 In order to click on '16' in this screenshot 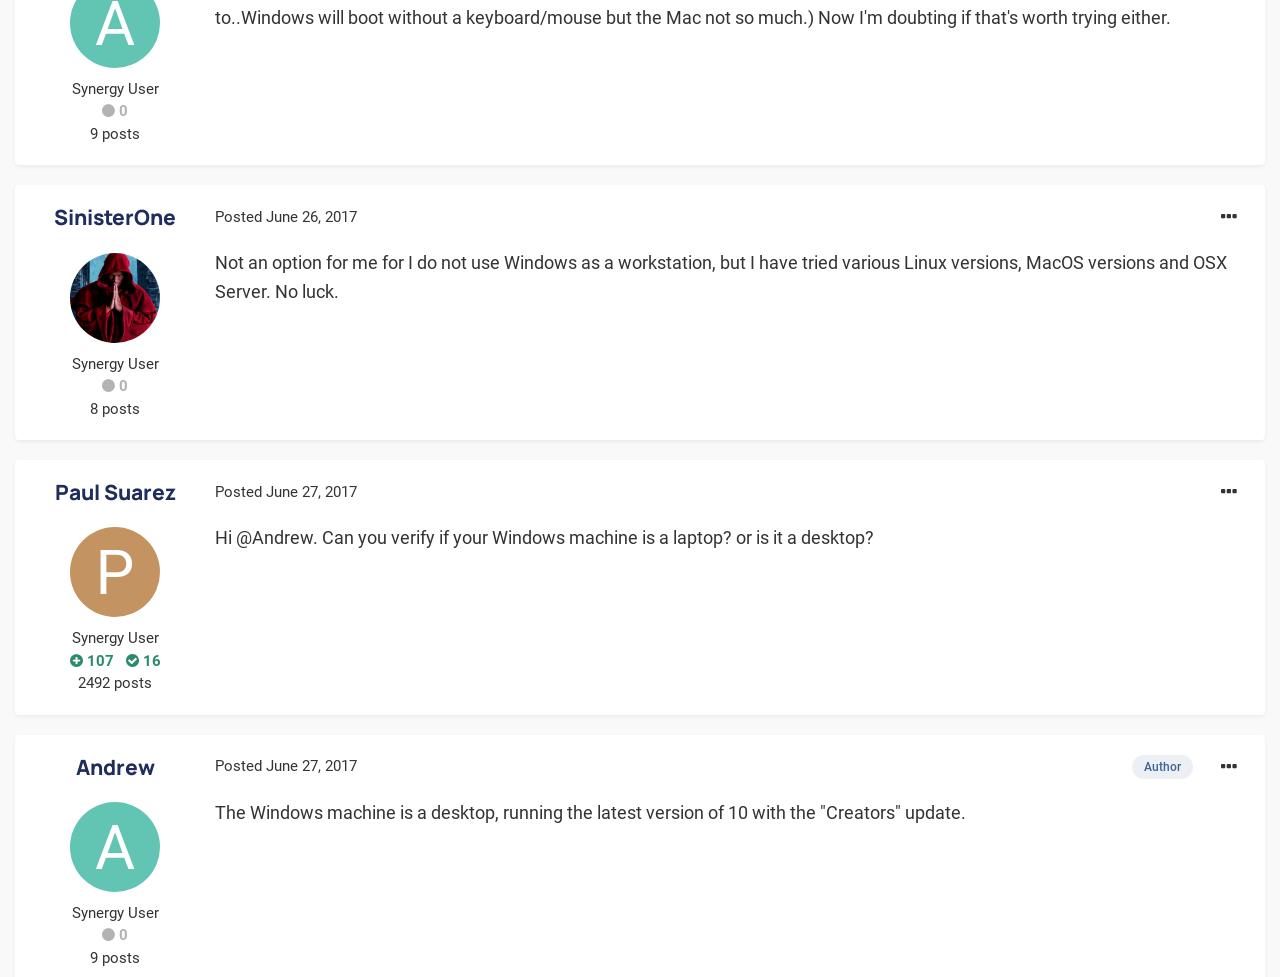, I will do `click(147, 659)`.